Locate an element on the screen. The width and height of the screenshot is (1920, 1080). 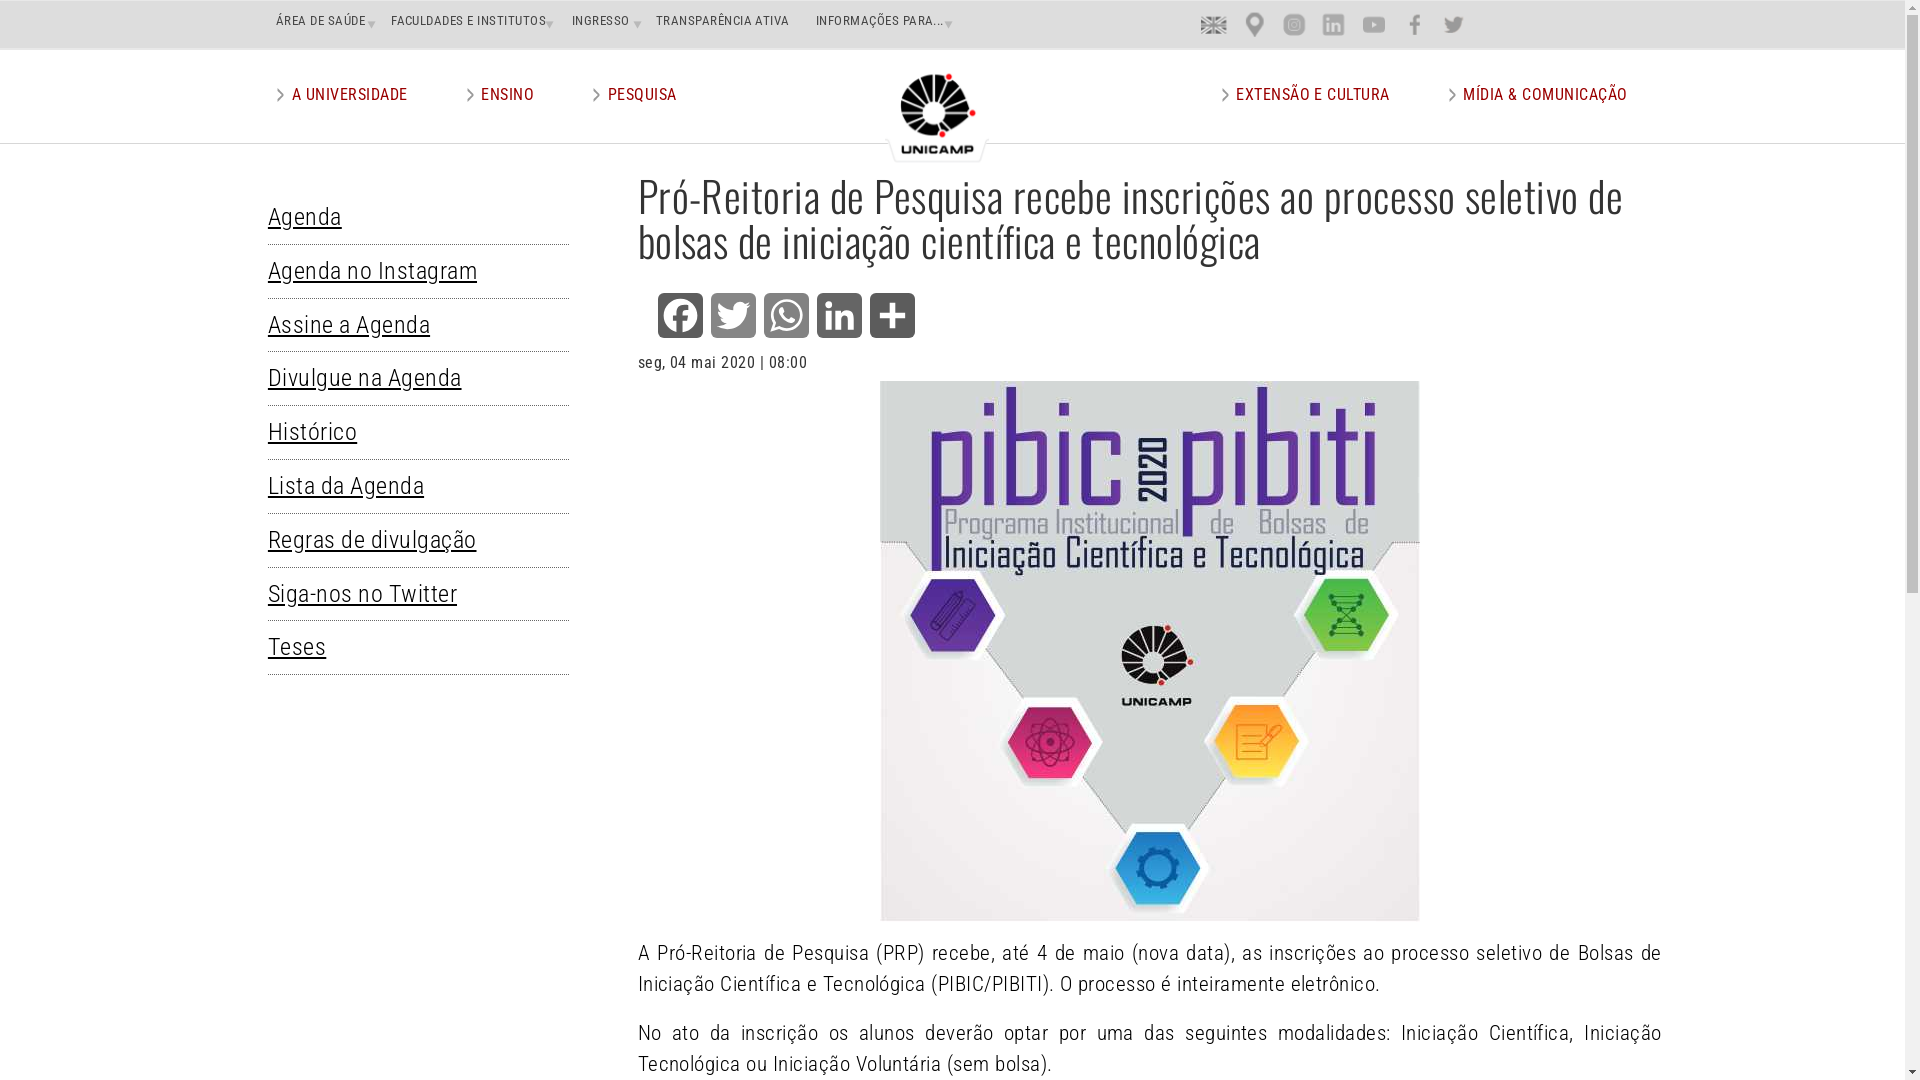
'Assine a Agenda' is located at coordinates (359, 323).